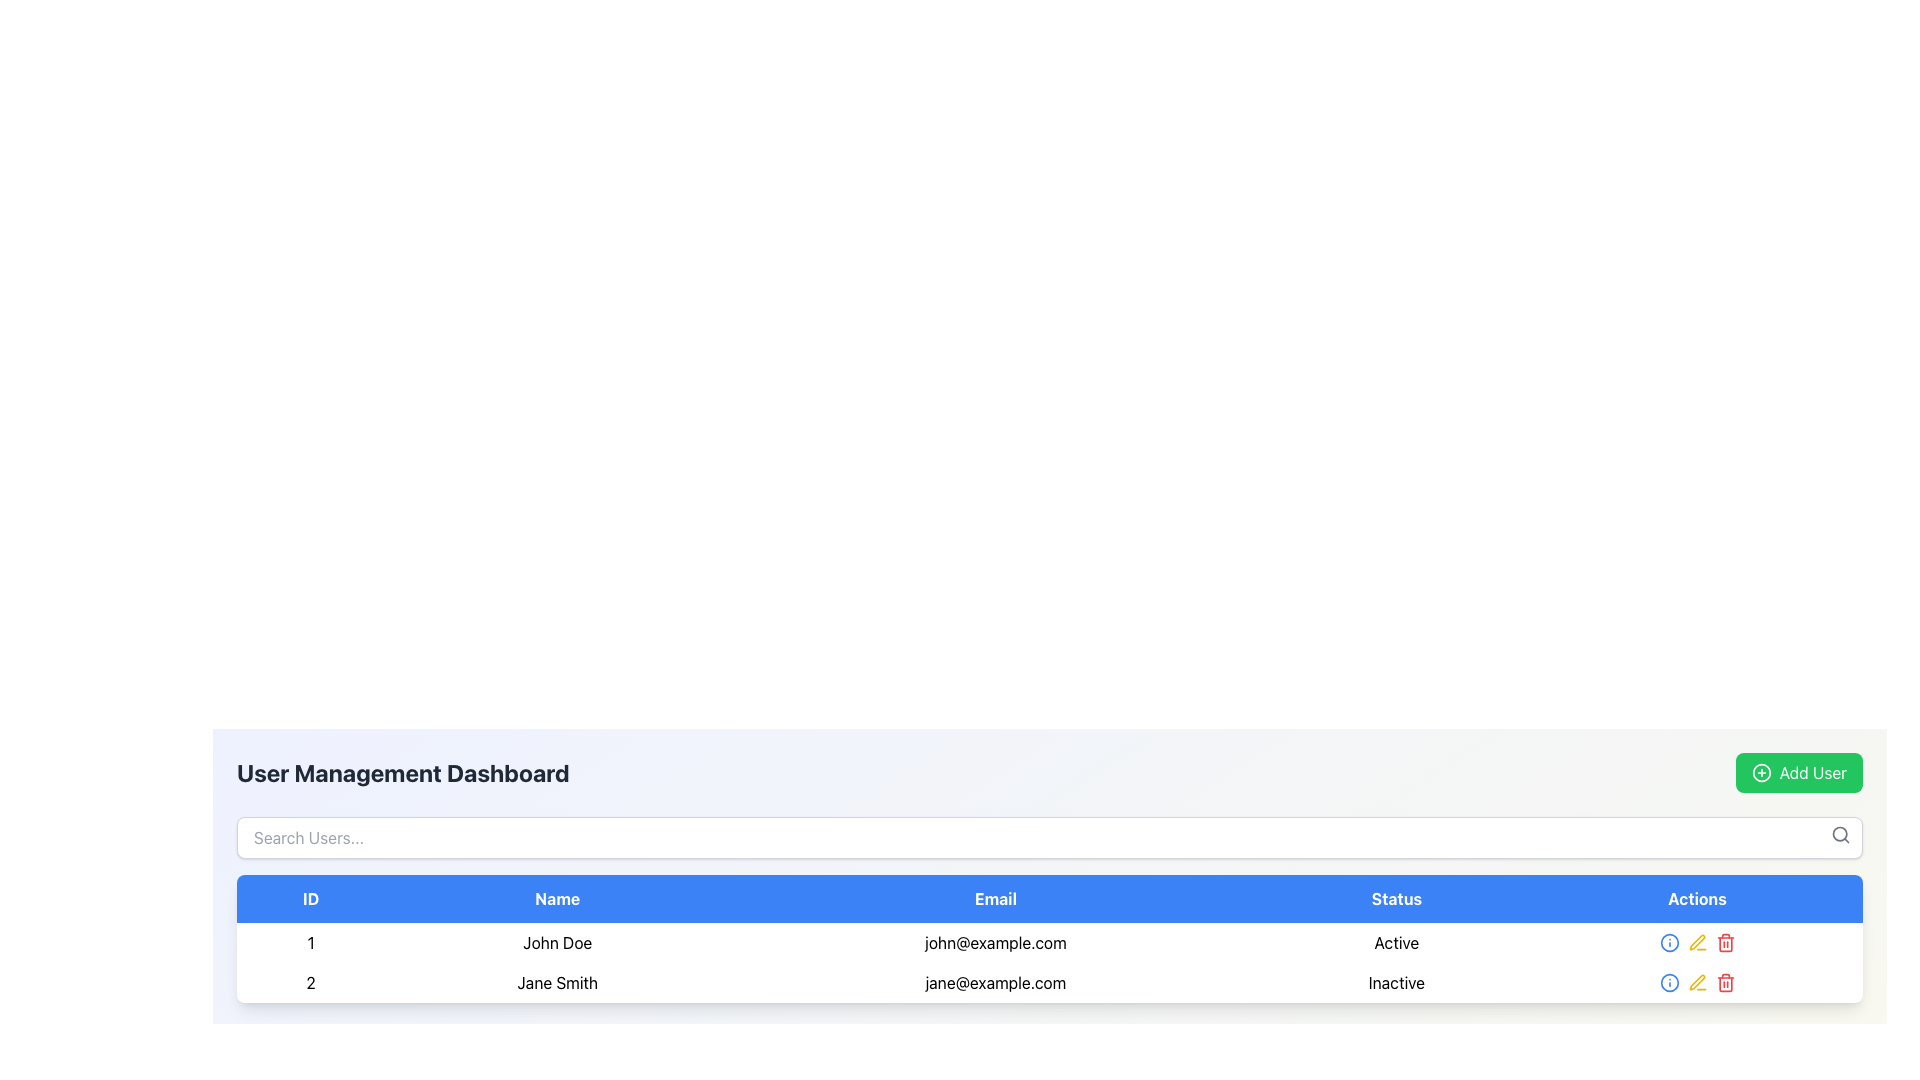 The image size is (1920, 1080). I want to click on the highlighted table row corresponding to user 'John Doe', which contains user details such as ID, email, and status, so click(1049, 962).